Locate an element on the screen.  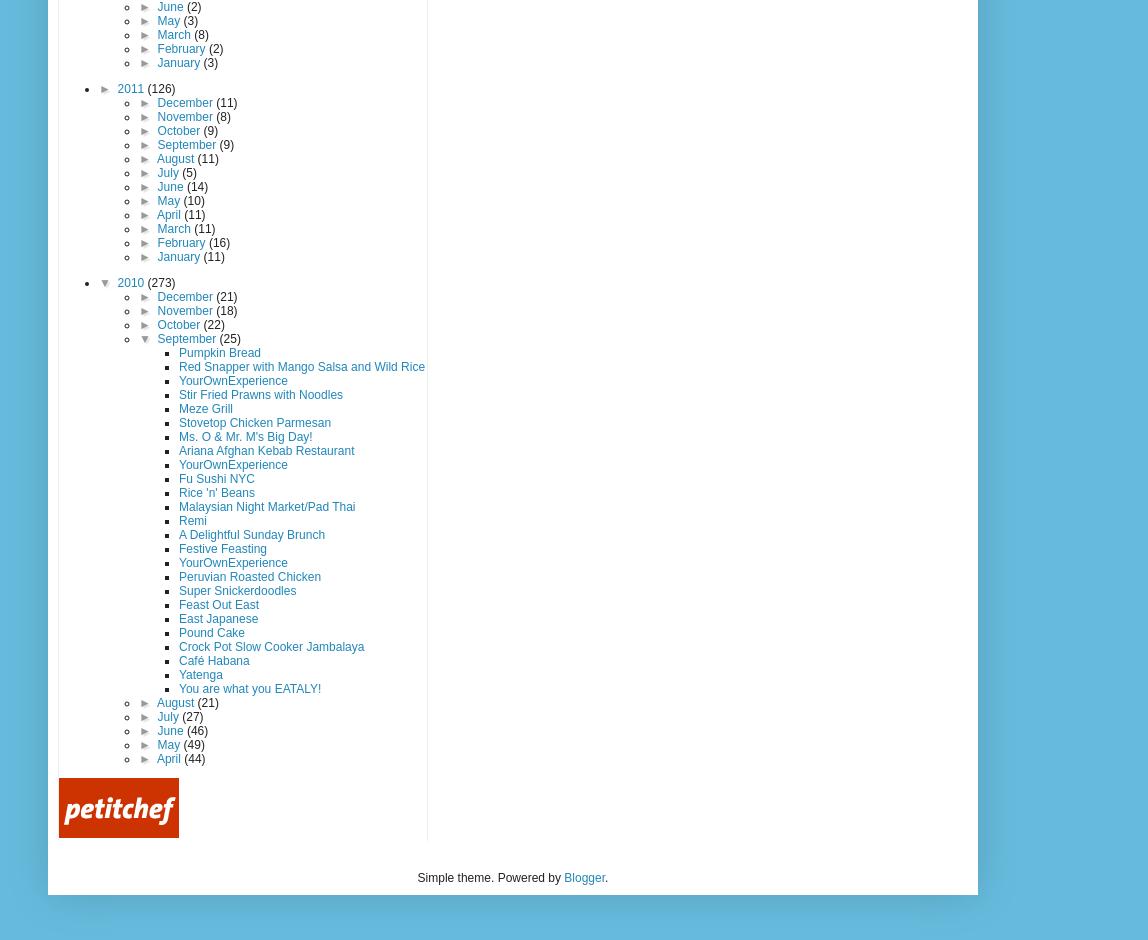
'Yatenga' is located at coordinates (200, 672).